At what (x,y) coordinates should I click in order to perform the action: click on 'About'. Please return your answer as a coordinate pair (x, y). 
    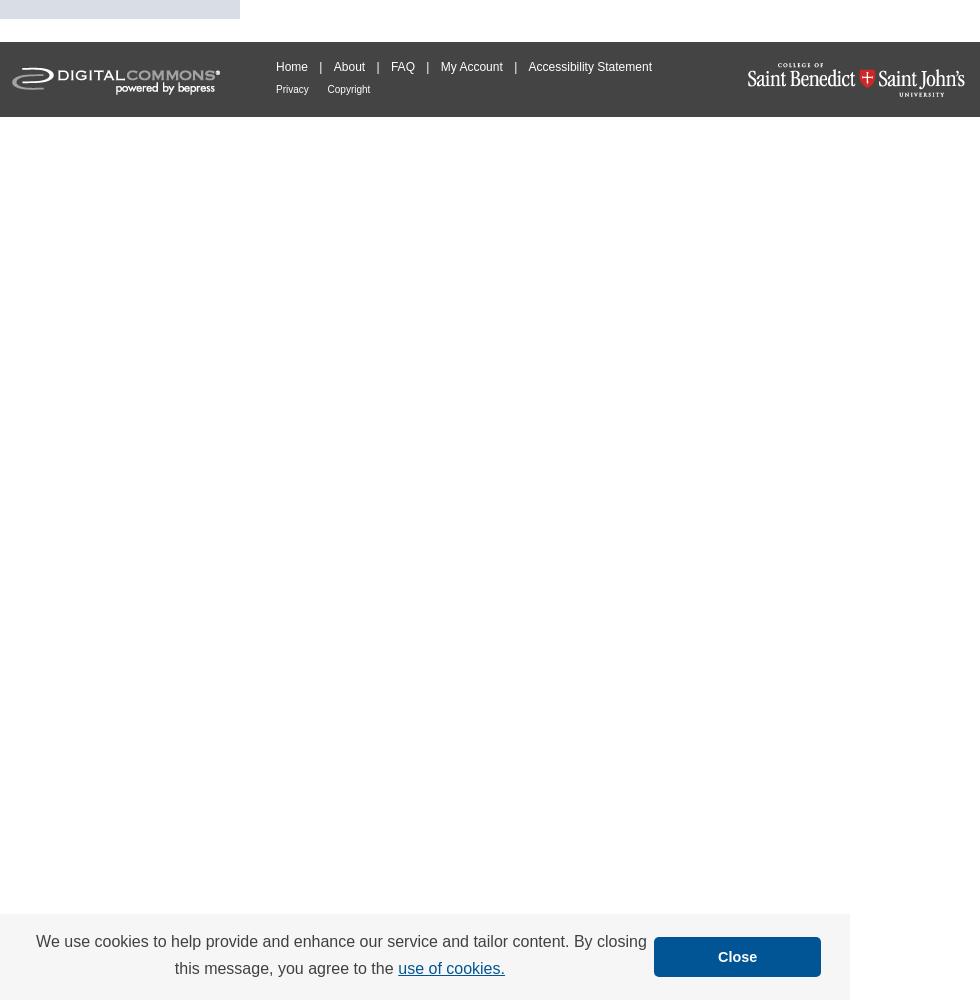
    Looking at the image, I should click on (350, 66).